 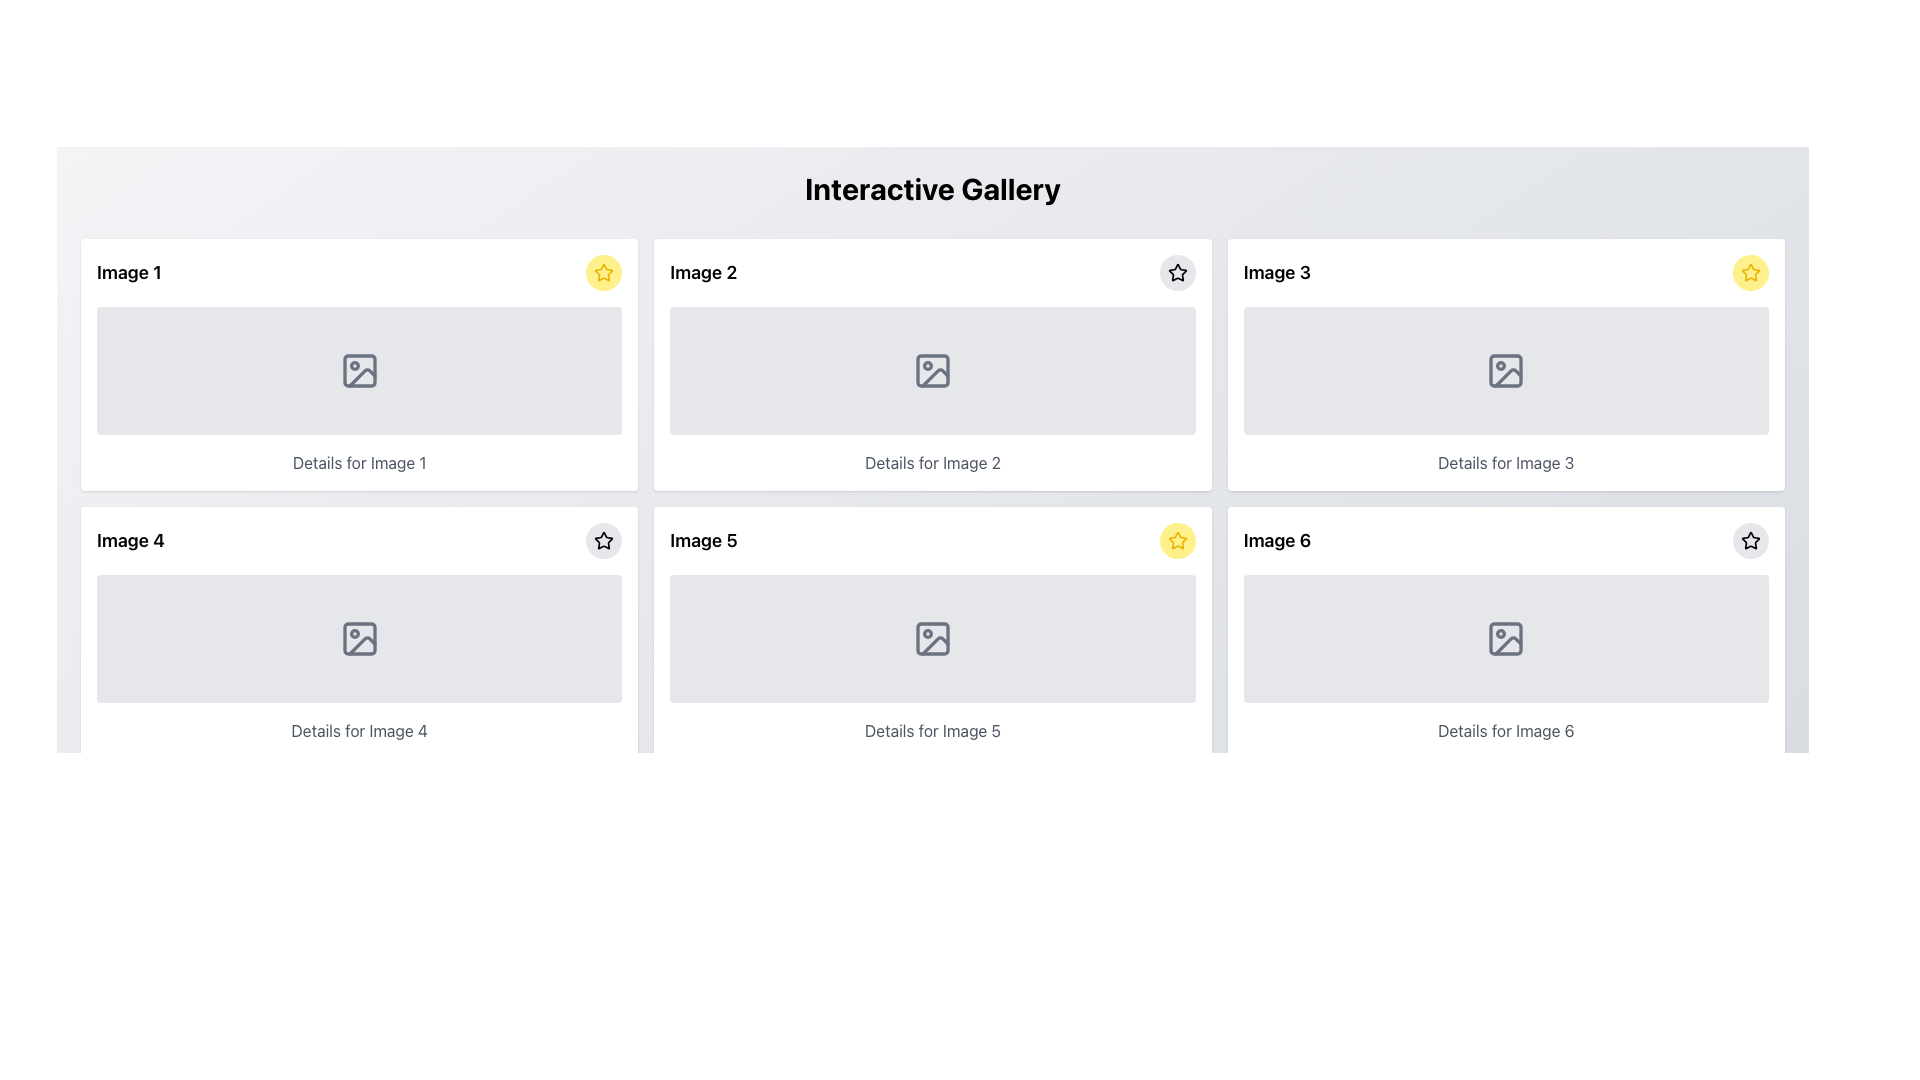 I want to click on the small rectangle with rounded corners located within the fourth image placeholder in the grid layout, so click(x=359, y=639).